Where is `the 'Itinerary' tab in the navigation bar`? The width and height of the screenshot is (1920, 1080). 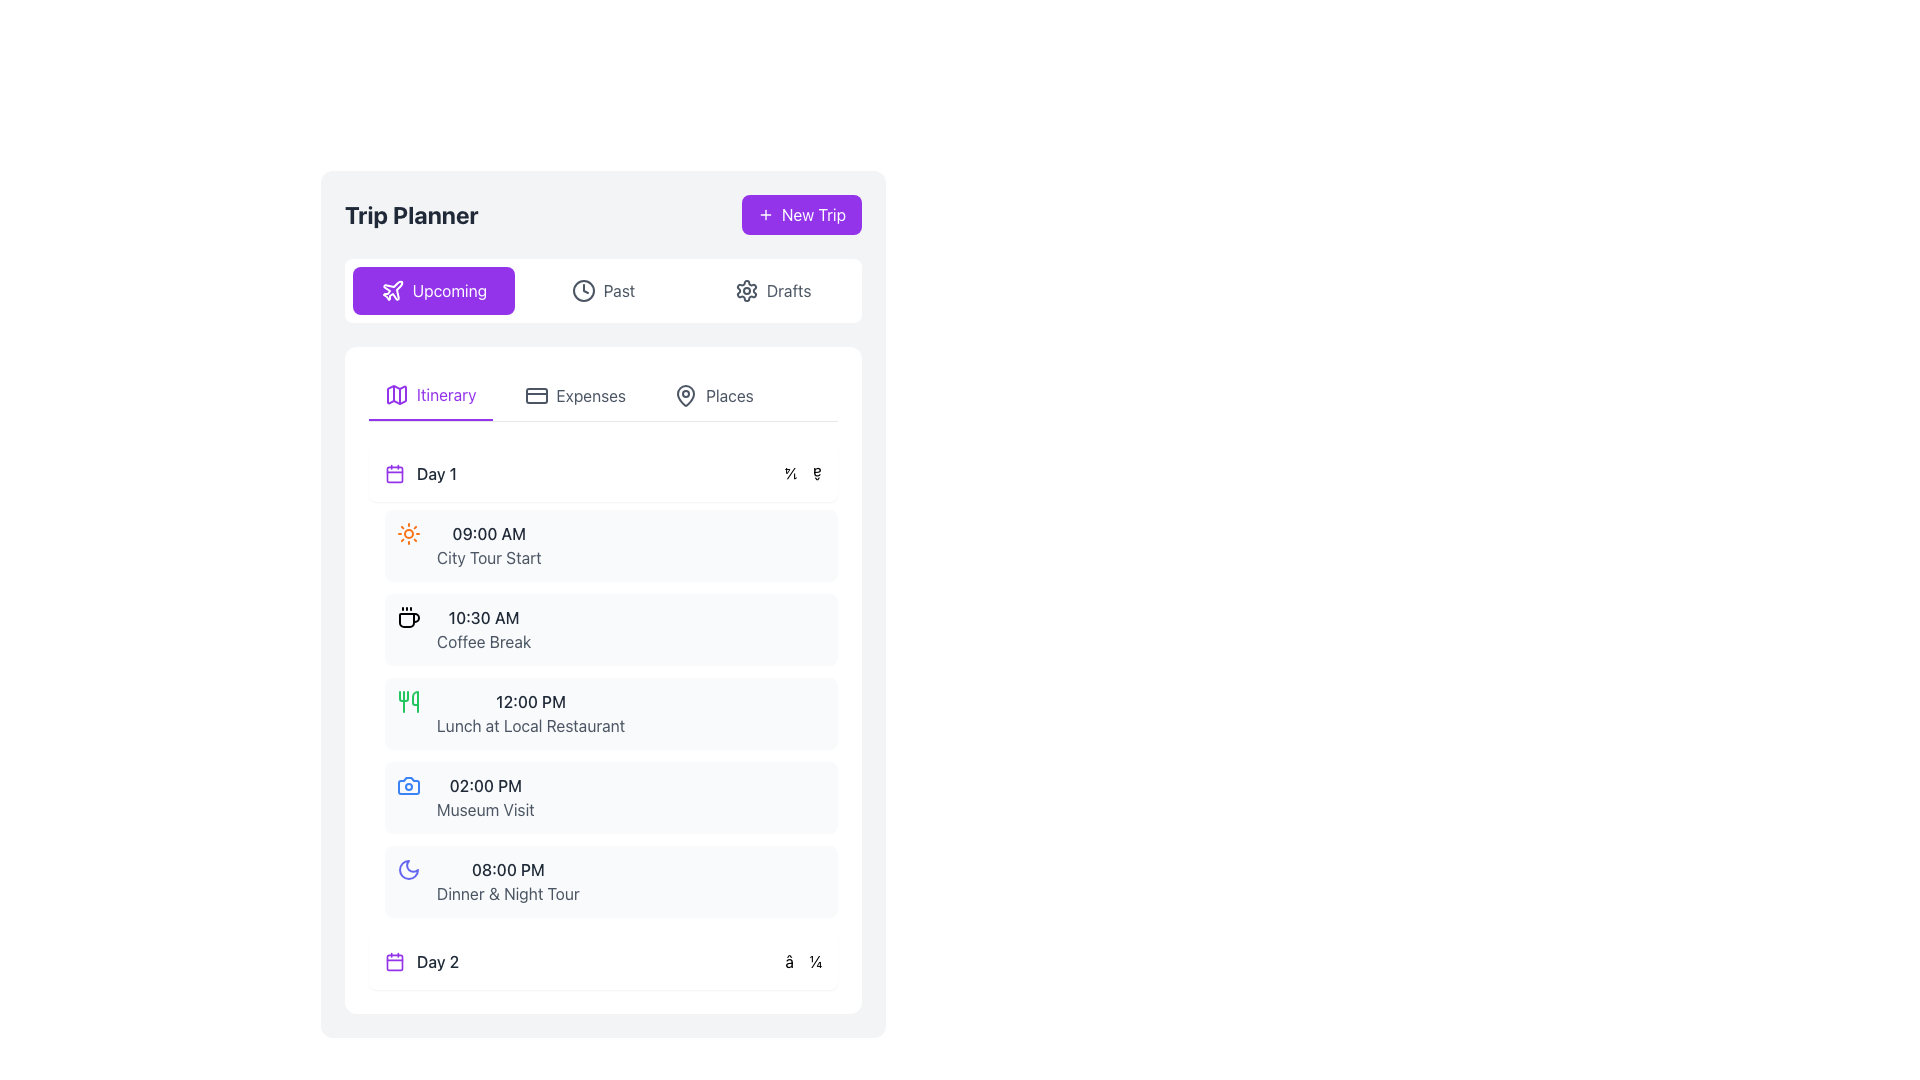 the 'Itinerary' tab in the navigation bar is located at coordinates (429, 396).